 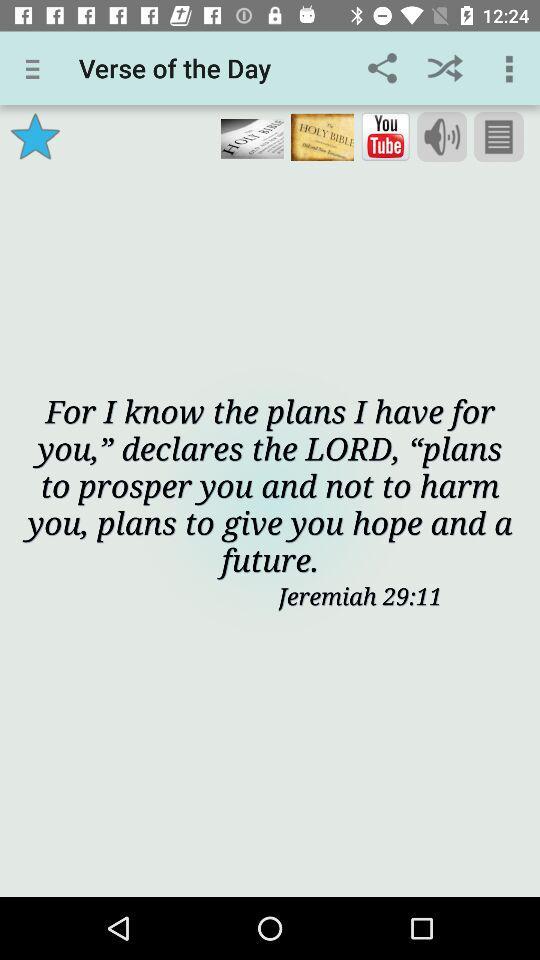 What do you see at coordinates (442, 136) in the screenshot?
I see `the volume icon` at bounding box center [442, 136].